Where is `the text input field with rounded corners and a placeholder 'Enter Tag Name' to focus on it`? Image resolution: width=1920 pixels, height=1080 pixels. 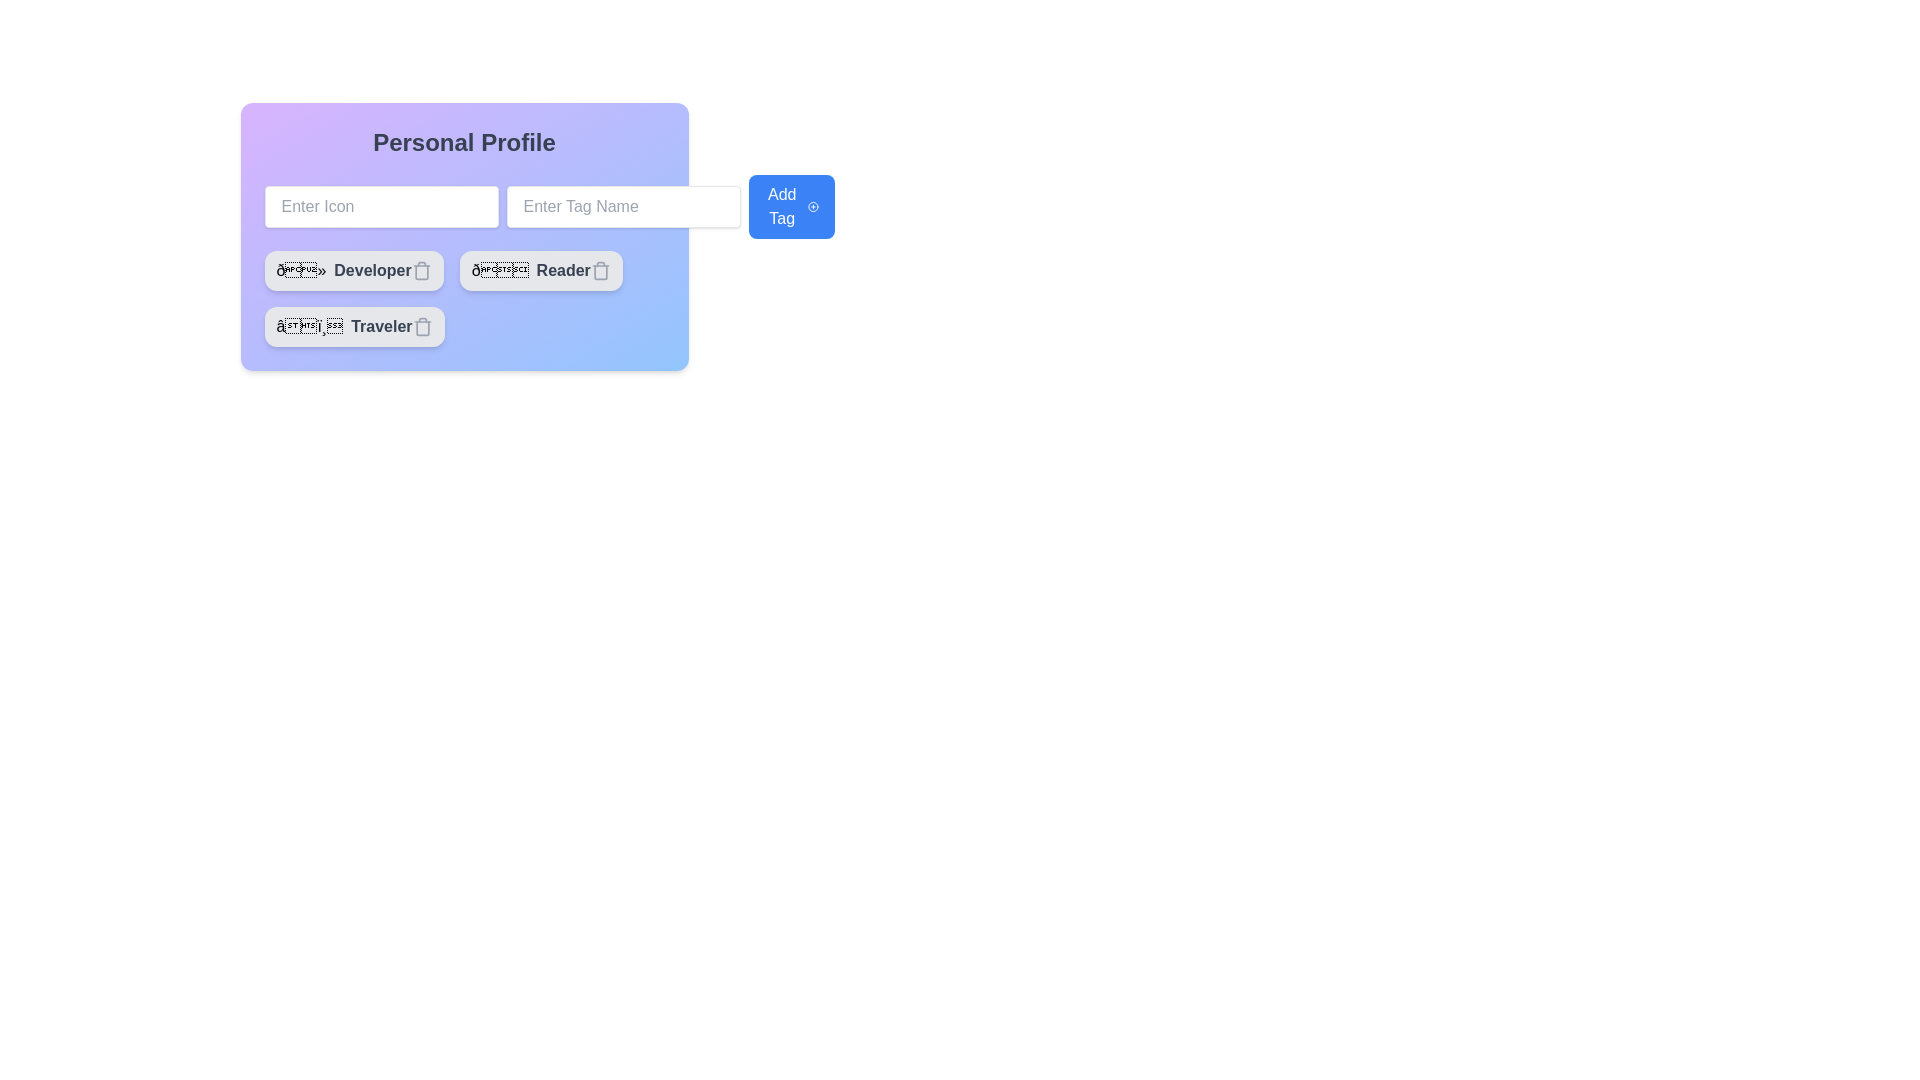 the text input field with rounded corners and a placeholder 'Enter Tag Name' to focus on it is located at coordinates (622, 207).